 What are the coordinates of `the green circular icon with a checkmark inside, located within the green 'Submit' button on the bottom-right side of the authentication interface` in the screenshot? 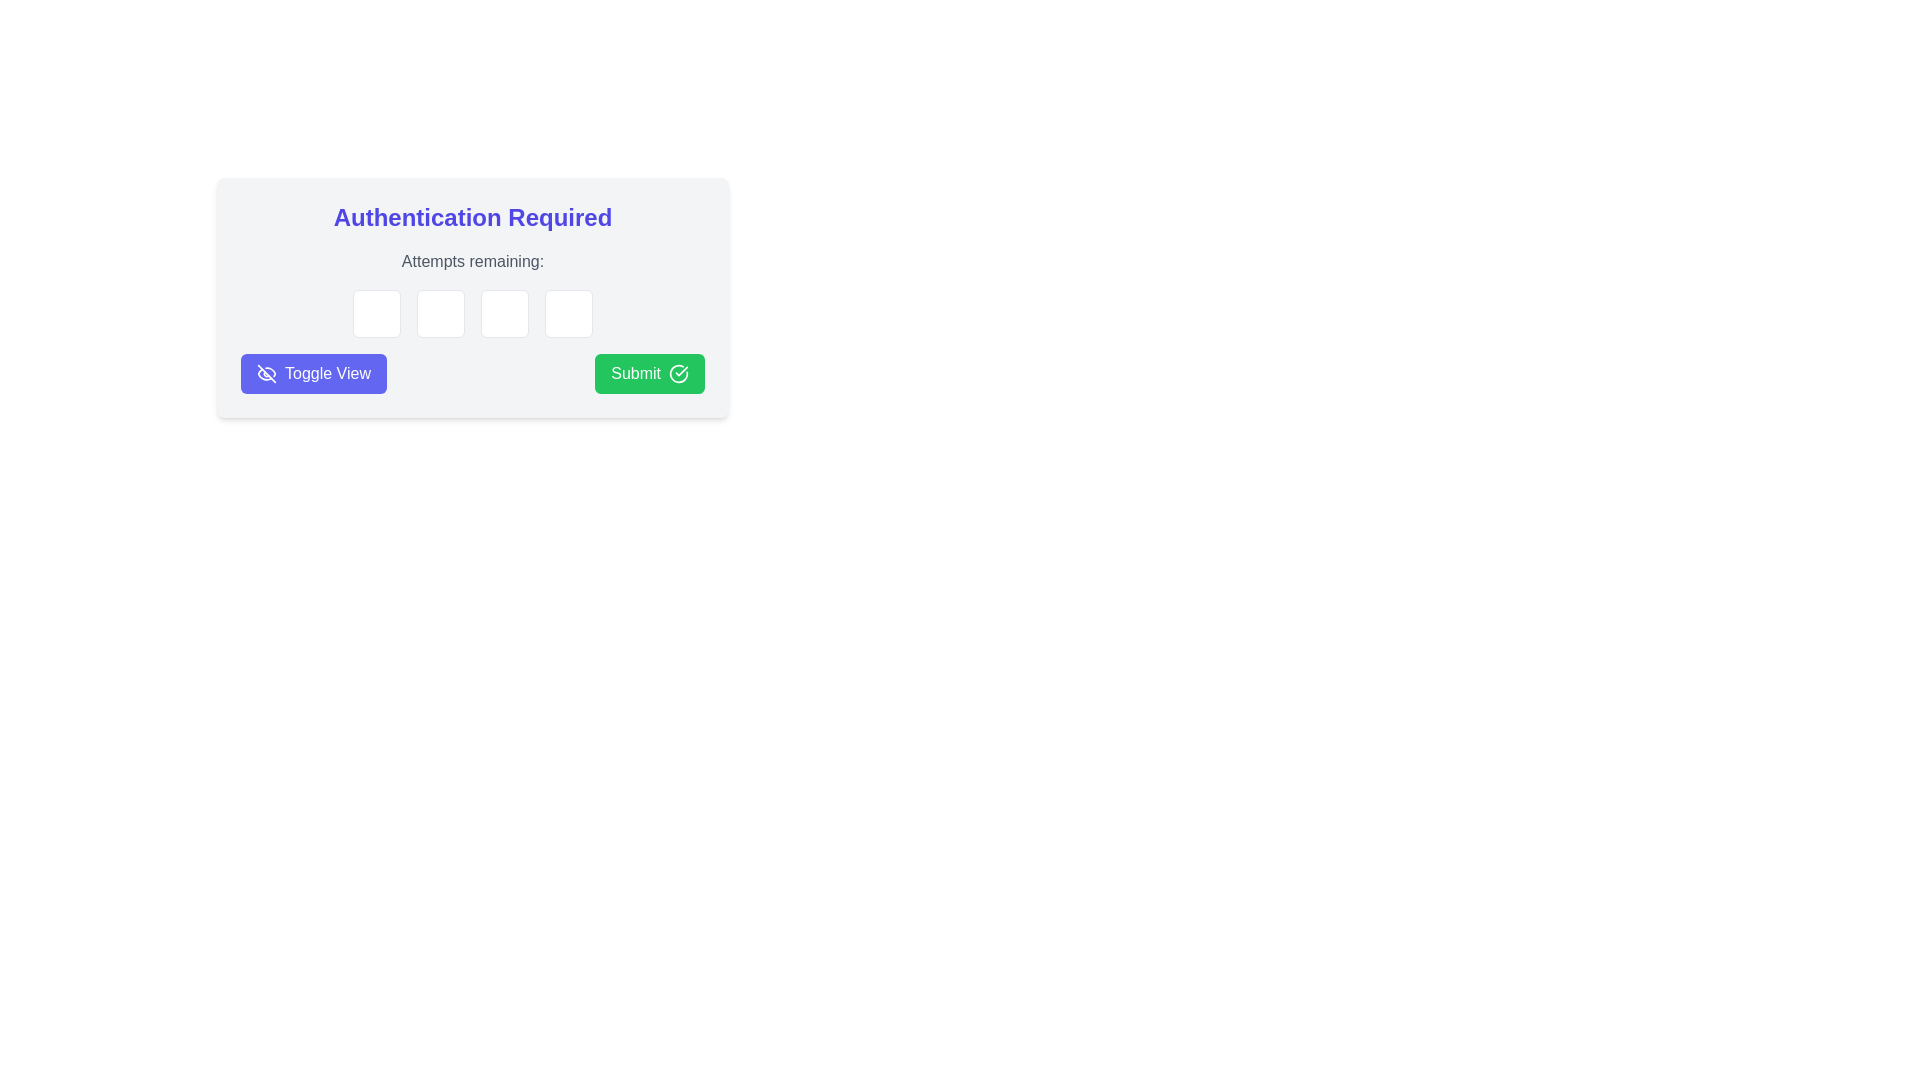 It's located at (678, 374).